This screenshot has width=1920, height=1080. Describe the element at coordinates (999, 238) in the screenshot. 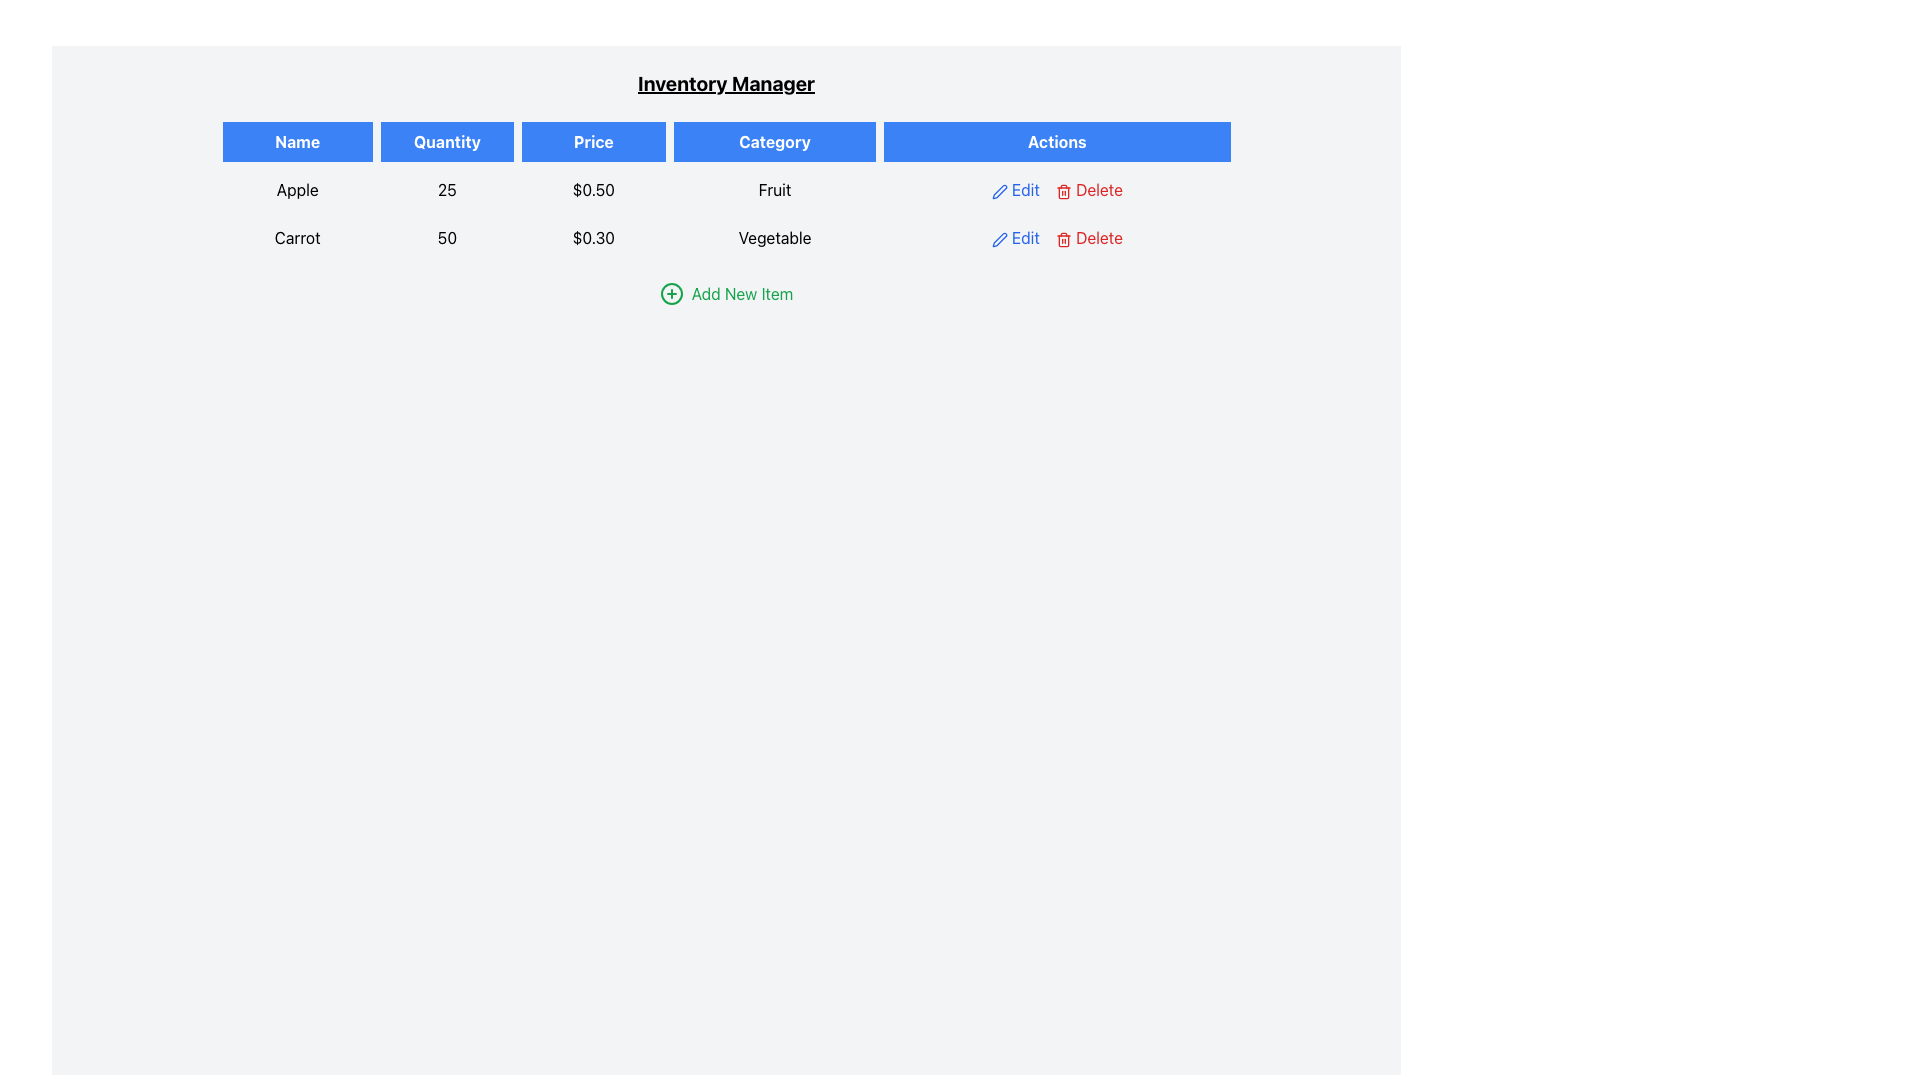

I see `the edit icon located in the leftmost position of the 'Edit' button in the second row of the table under the 'Actions' column, which corresponds to the item 'Carrot', to initiate the edit function` at that location.